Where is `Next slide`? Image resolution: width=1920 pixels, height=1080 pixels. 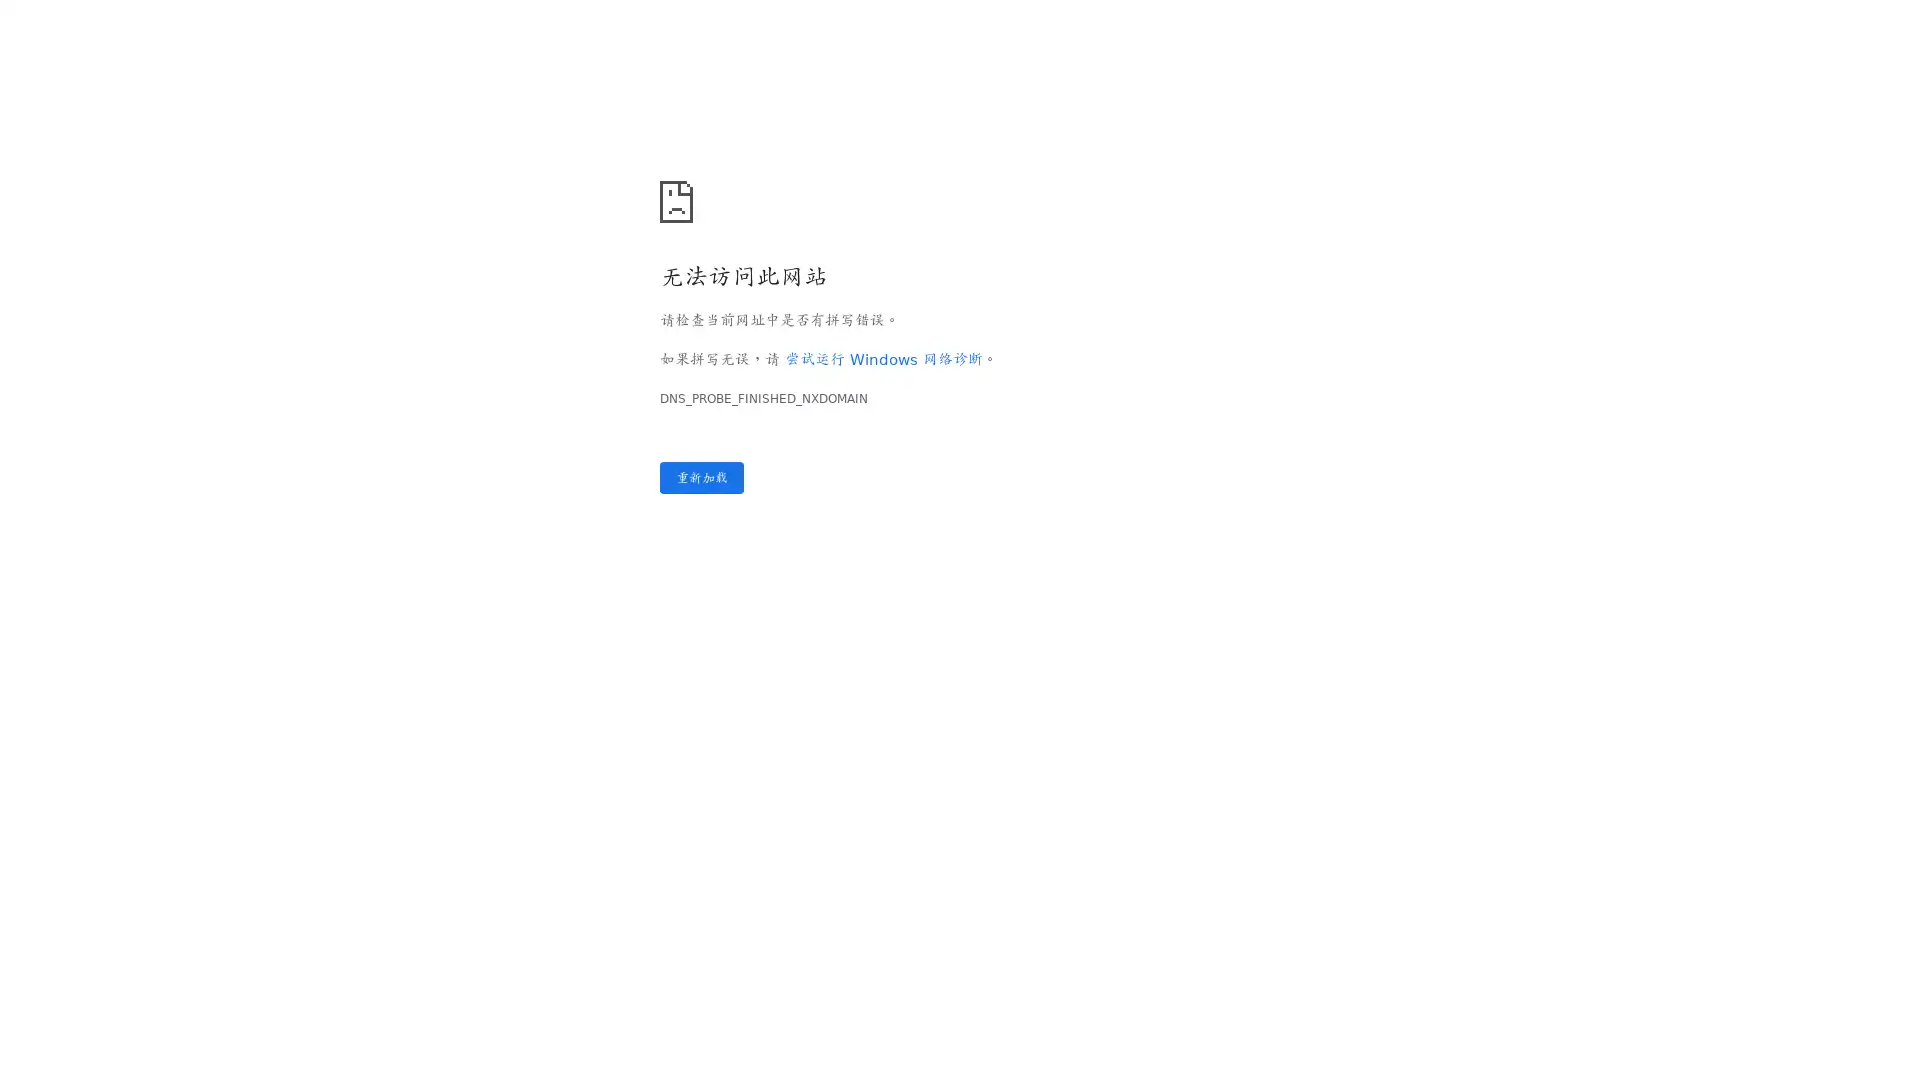 Next slide is located at coordinates (1882, 569).